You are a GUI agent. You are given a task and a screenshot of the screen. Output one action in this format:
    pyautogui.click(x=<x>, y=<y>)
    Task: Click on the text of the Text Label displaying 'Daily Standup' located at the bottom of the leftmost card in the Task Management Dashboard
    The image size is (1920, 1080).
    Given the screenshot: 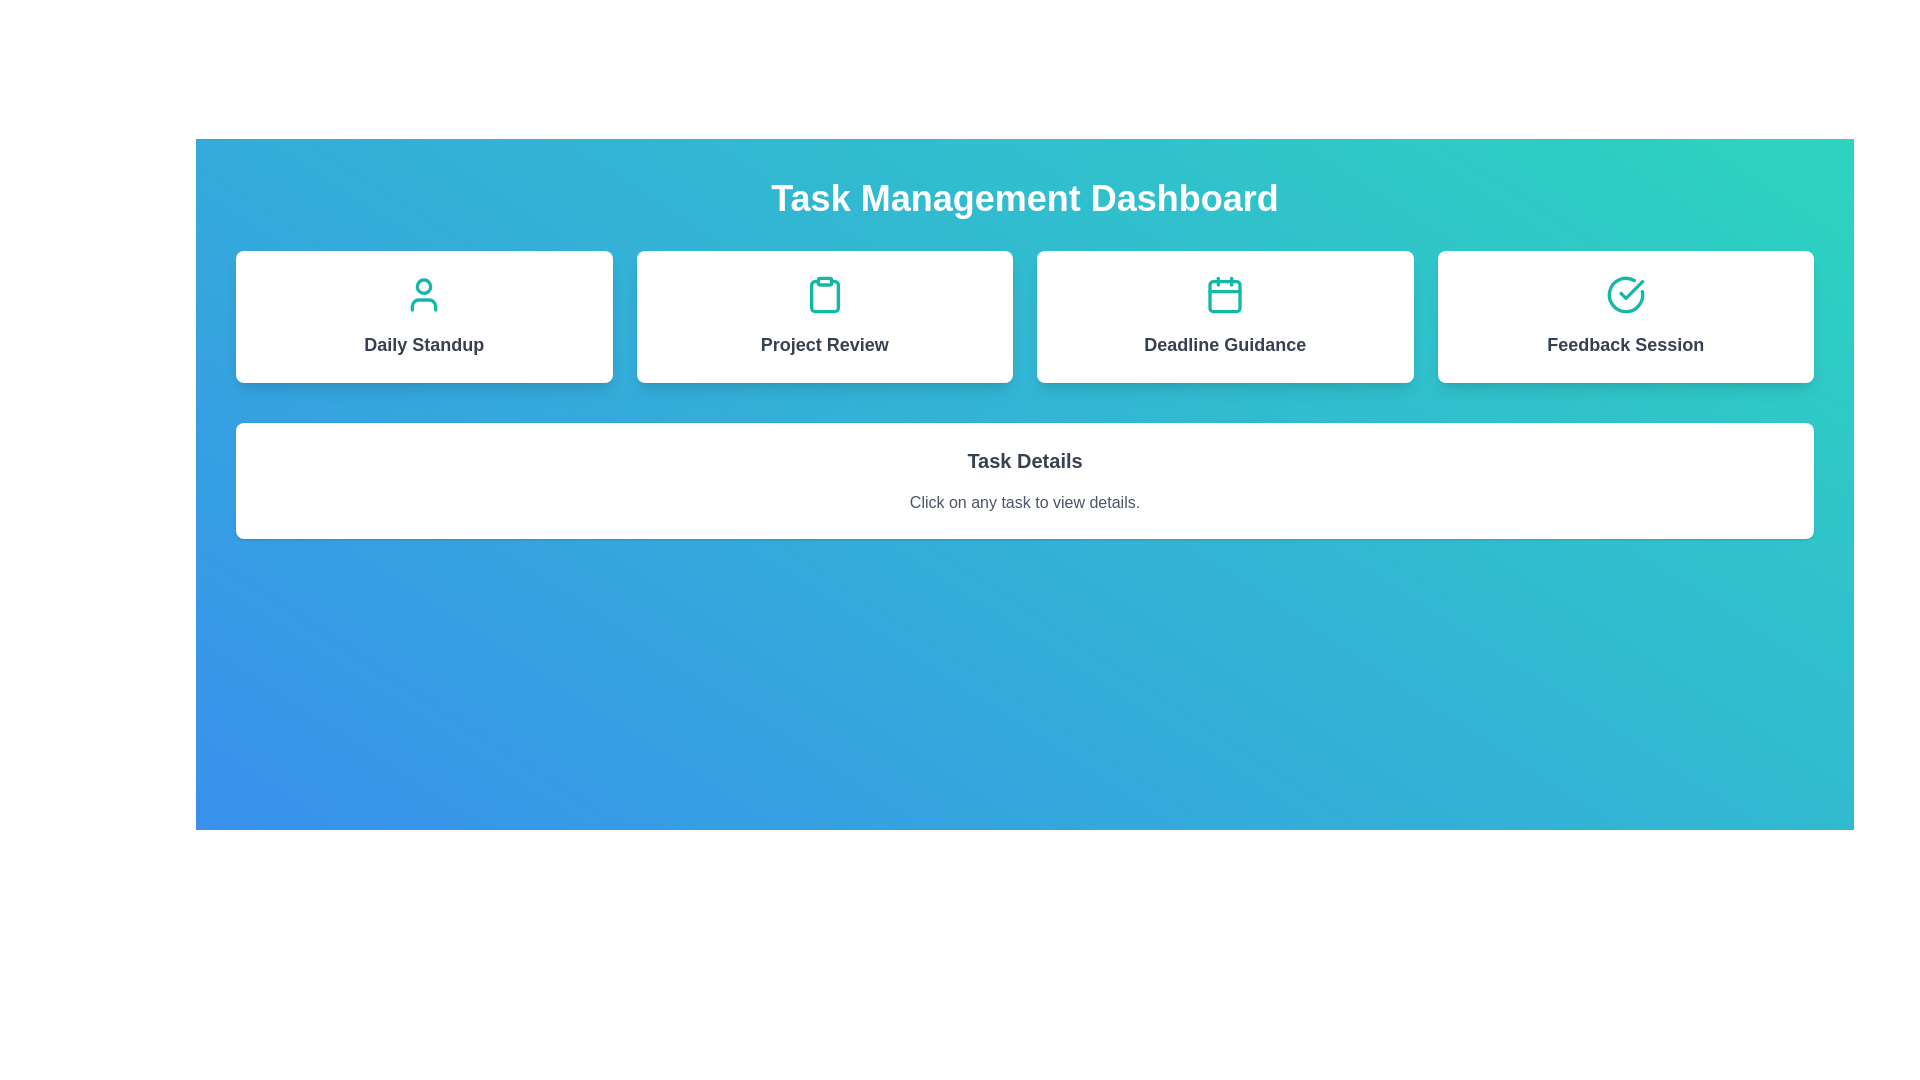 What is the action you would take?
    pyautogui.click(x=423, y=343)
    